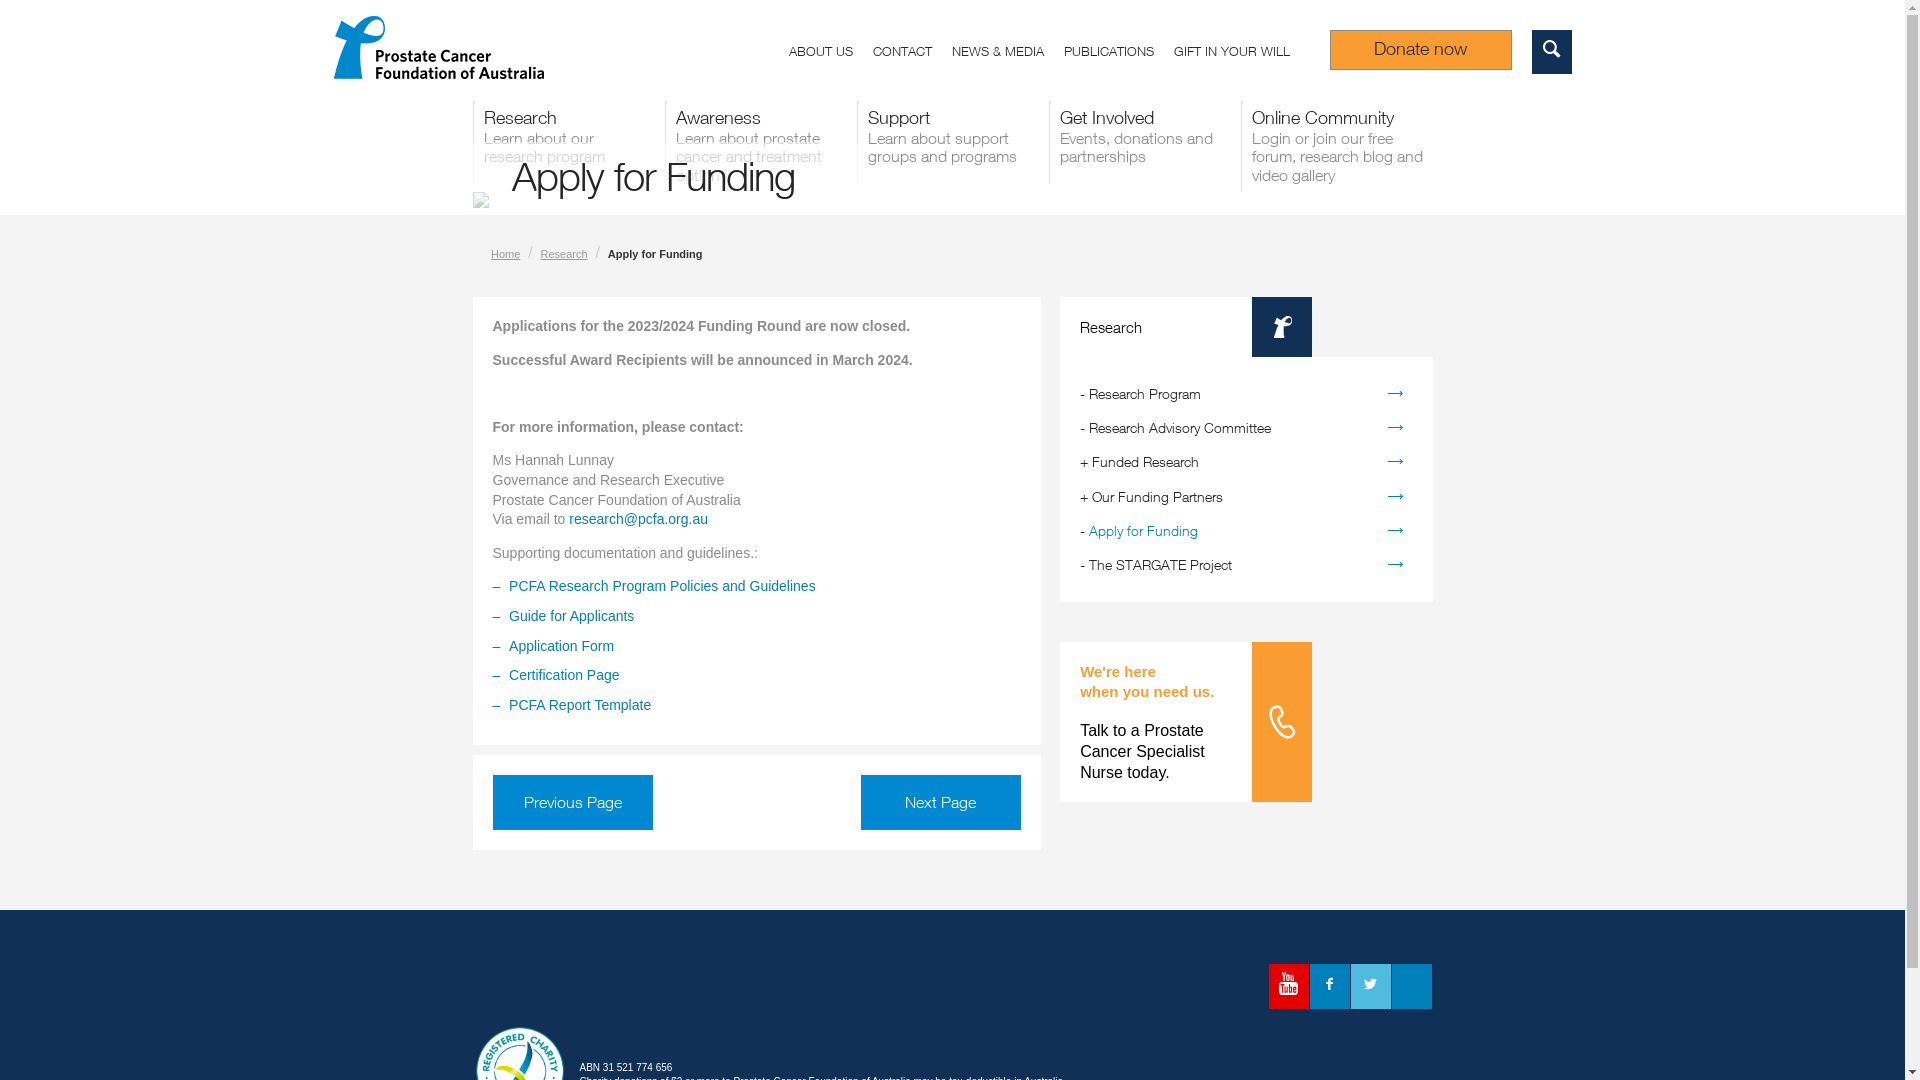 Image resolution: width=1920 pixels, height=1080 pixels. I want to click on 'NEWS & MEDIA', so click(1008, 53).